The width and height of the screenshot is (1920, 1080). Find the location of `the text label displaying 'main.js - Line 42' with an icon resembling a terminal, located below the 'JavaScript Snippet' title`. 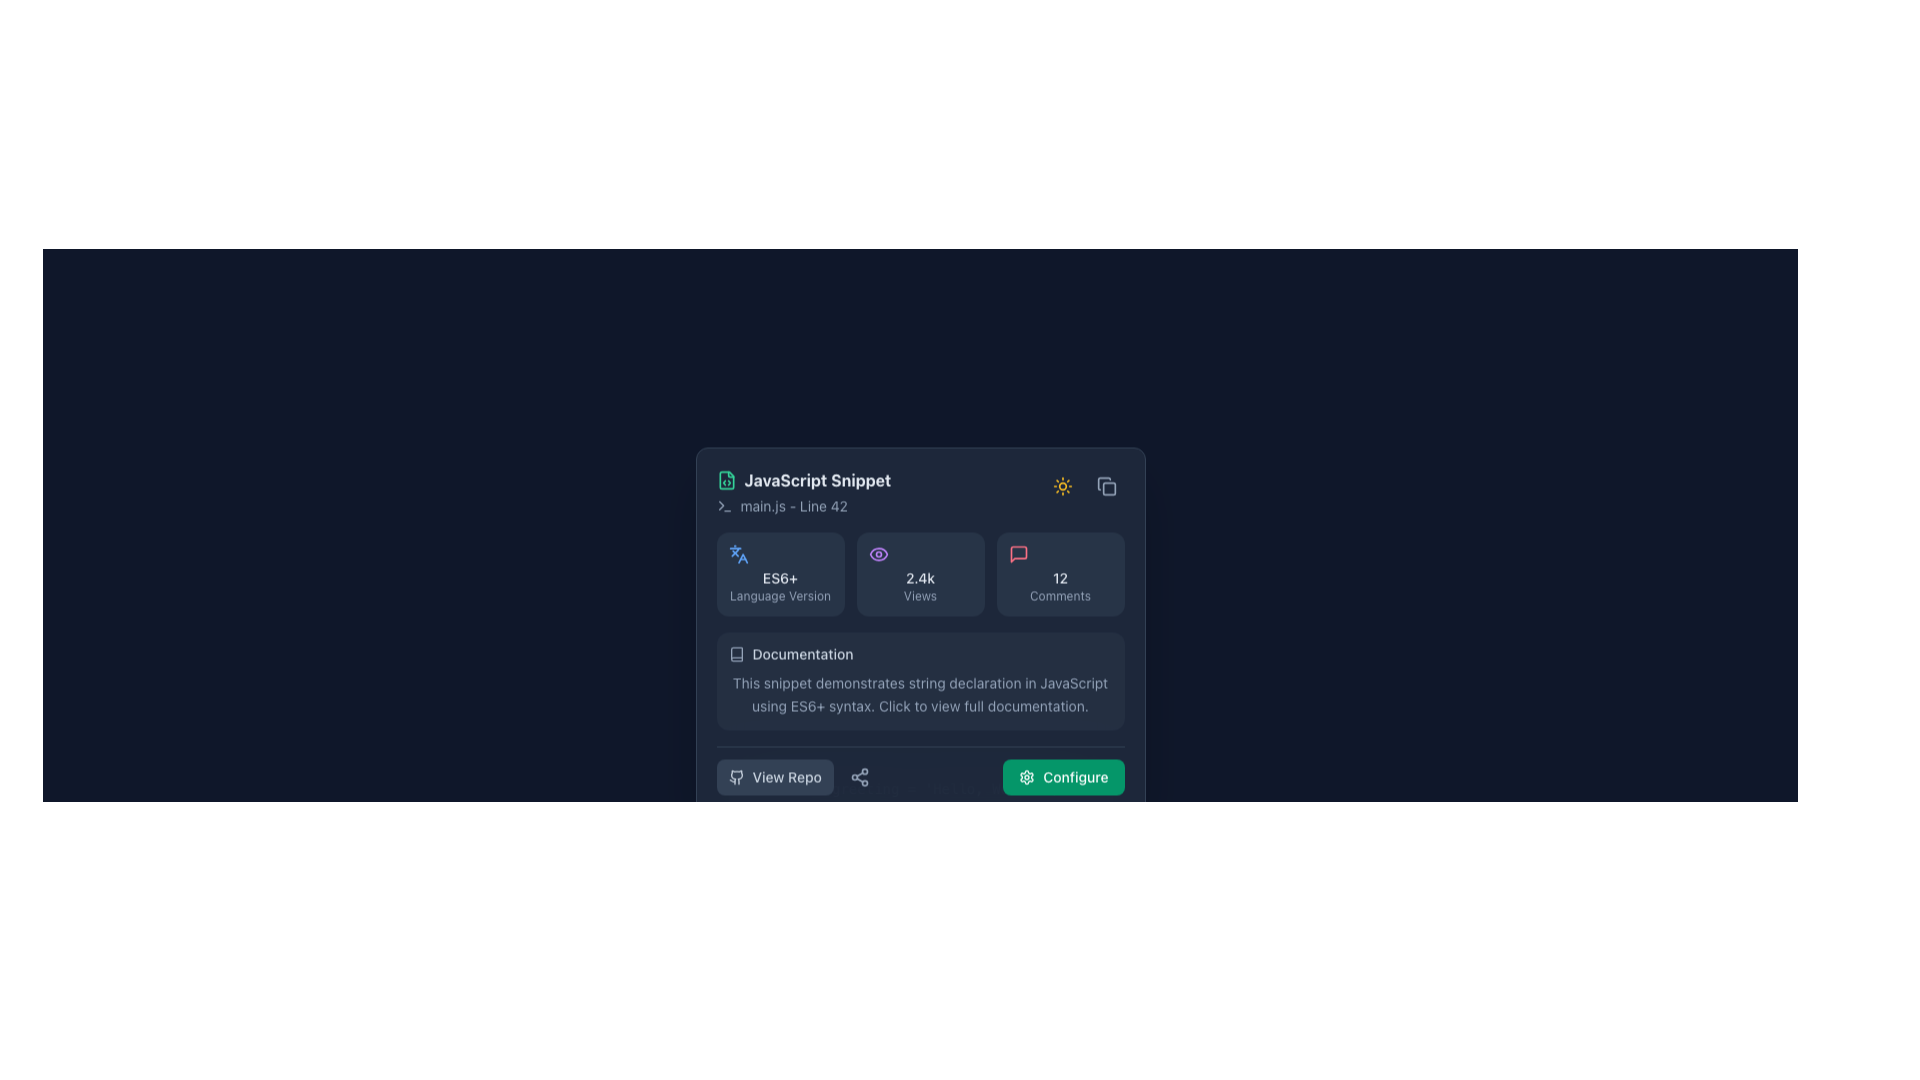

the text label displaying 'main.js - Line 42' with an icon resembling a terminal, located below the 'JavaScript Snippet' title is located at coordinates (803, 505).